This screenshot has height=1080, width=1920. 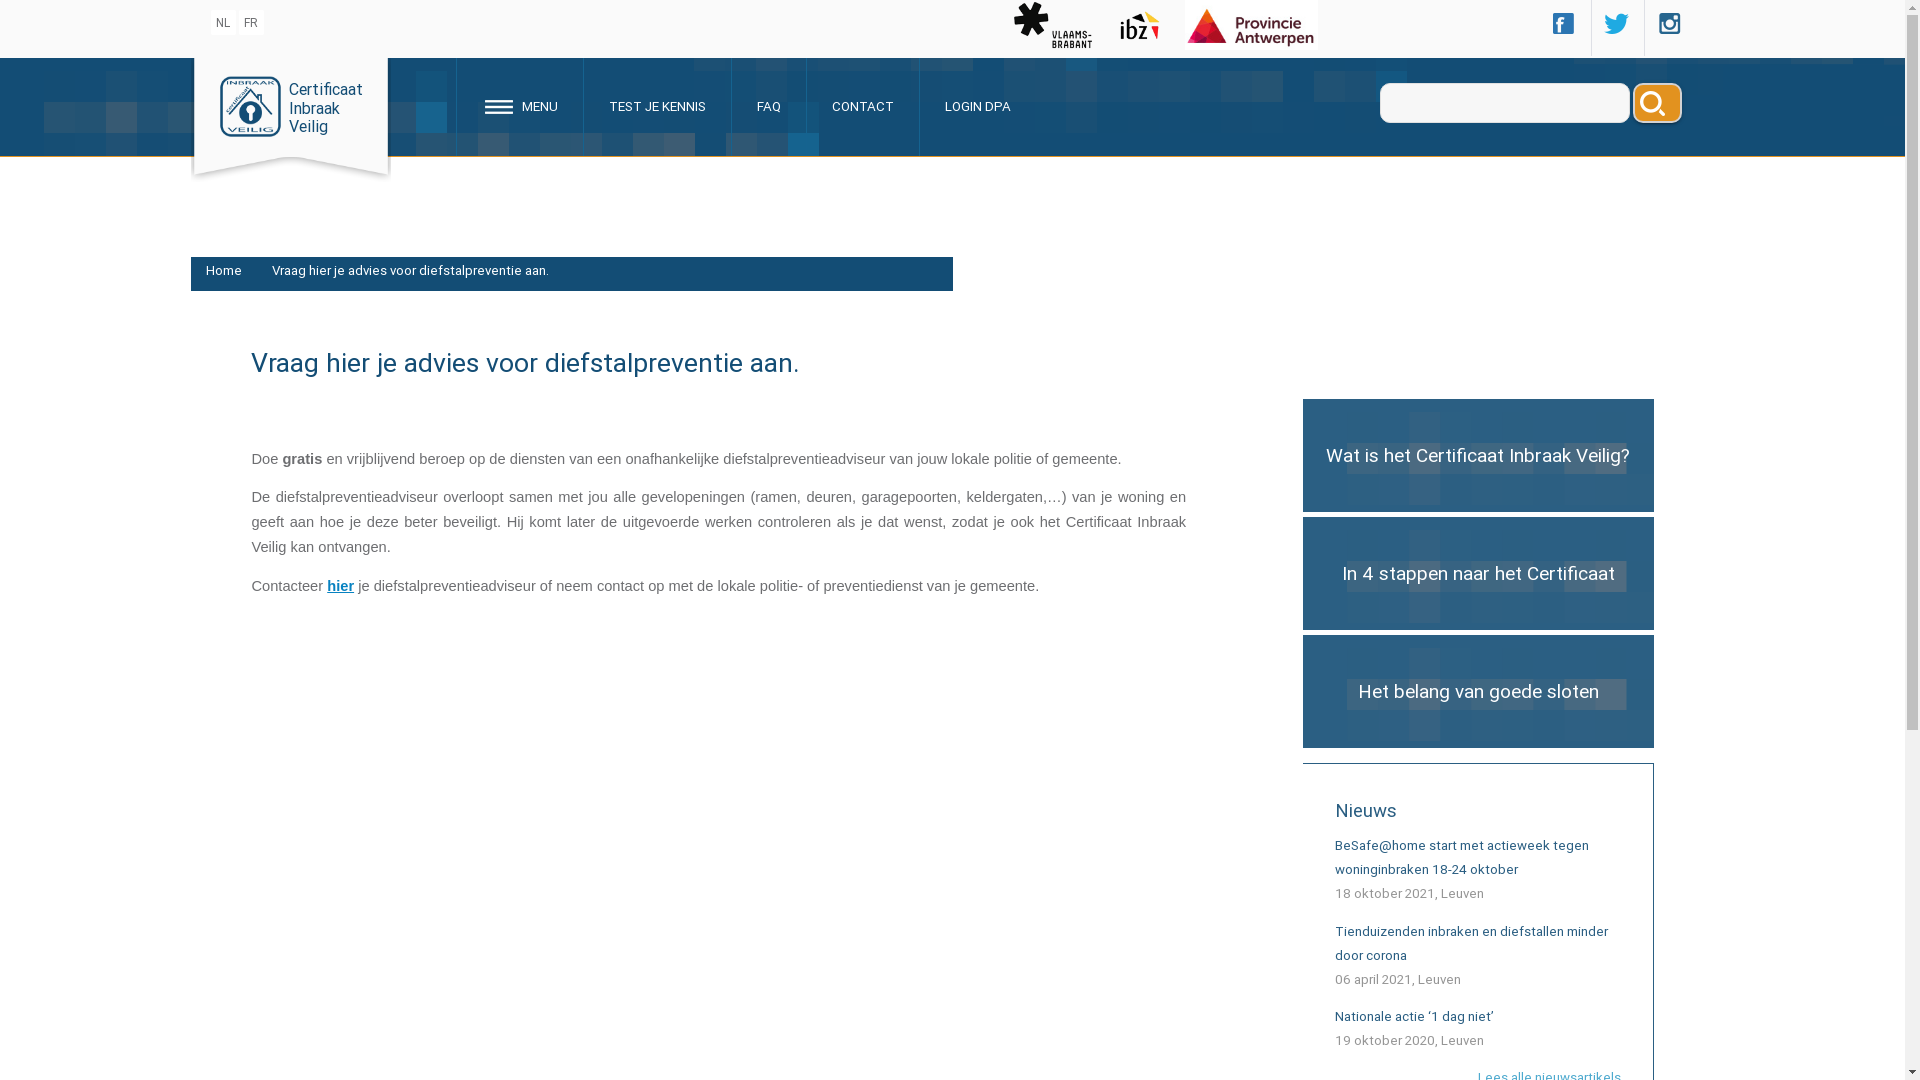 I want to click on '18 oktober 2021', so click(x=1384, y=892).